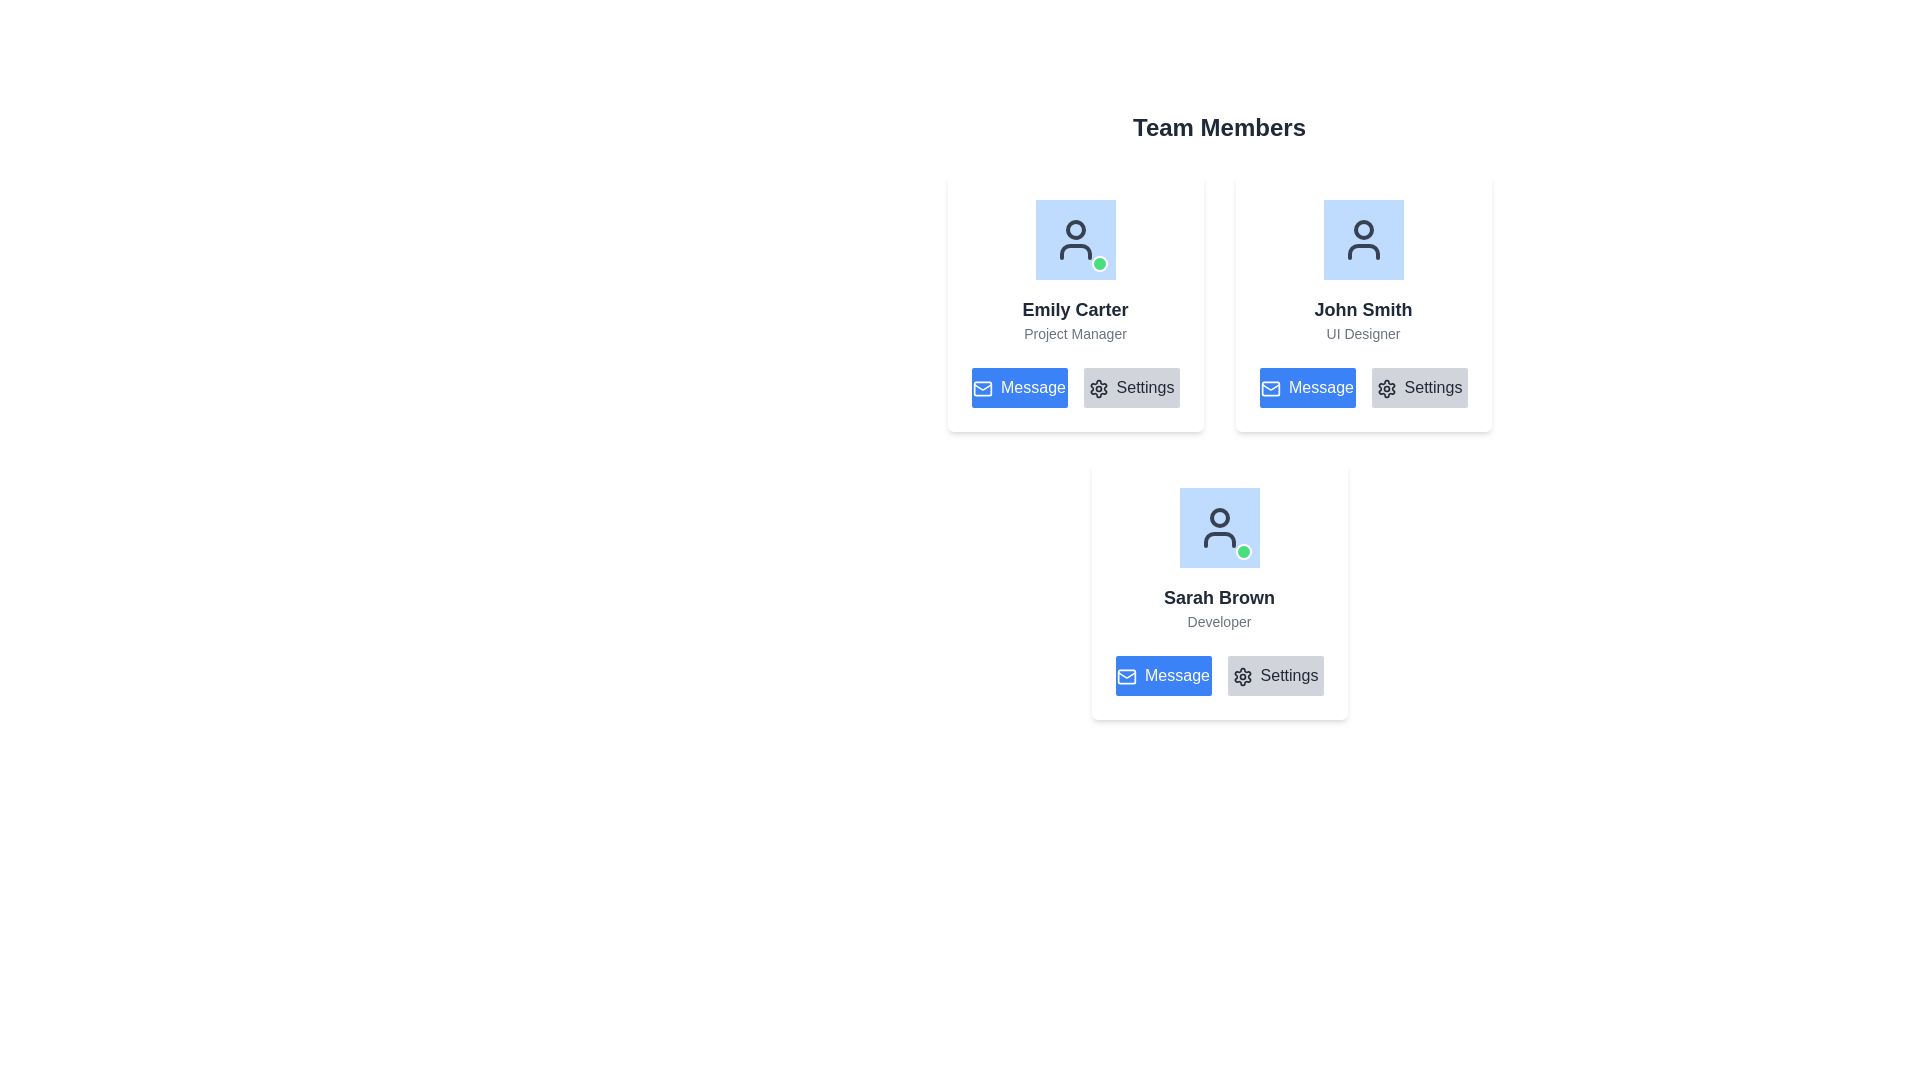 This screenshot has height=1080, width=1920. Describe the element at coordinates (1218, 516) in the screenshot. I see `the circular SVG graphic representing the profile picture of 'Sarah Brown, Developer' located at the bottom-center of the layout` at that location.